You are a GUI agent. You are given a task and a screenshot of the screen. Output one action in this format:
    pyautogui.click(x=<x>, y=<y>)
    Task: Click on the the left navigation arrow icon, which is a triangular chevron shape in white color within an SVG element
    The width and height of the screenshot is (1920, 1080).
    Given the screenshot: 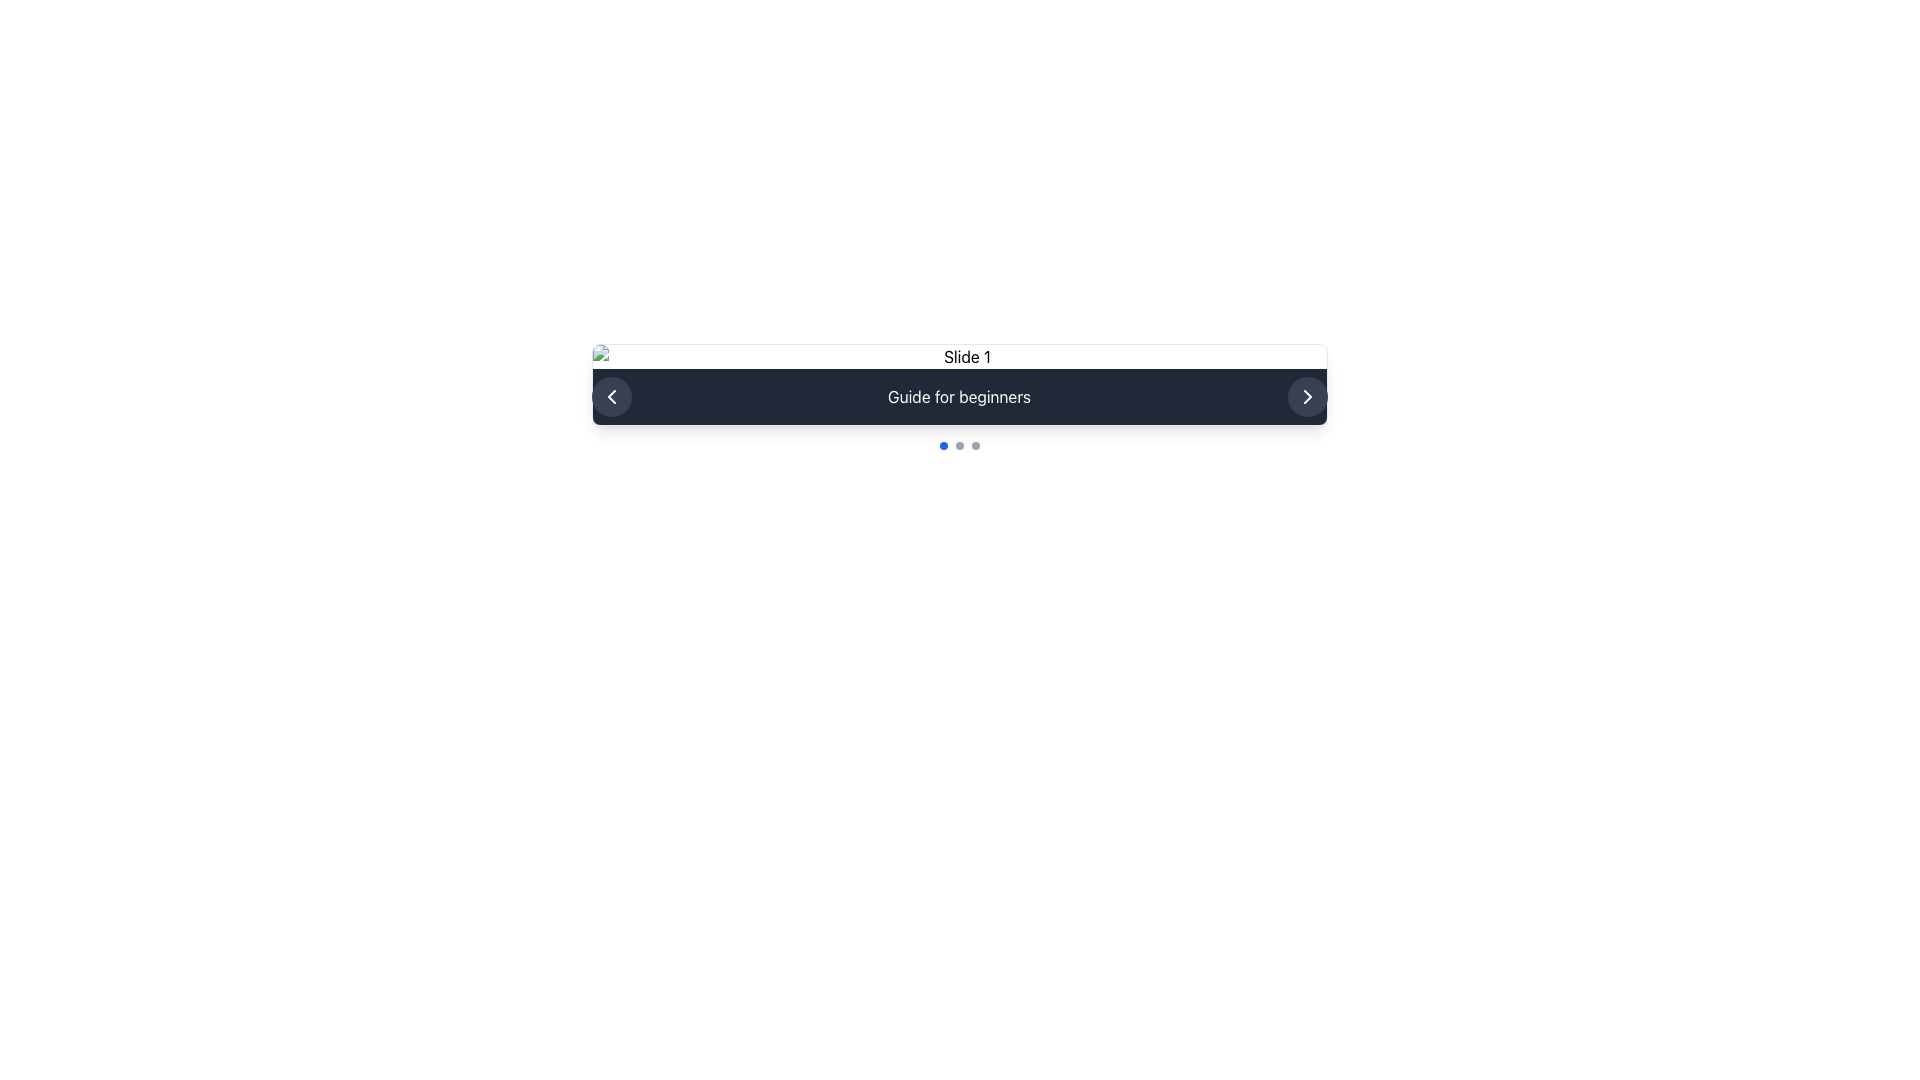 What is the action you would take?
    pyautogui.click(x=610, y=397)
    